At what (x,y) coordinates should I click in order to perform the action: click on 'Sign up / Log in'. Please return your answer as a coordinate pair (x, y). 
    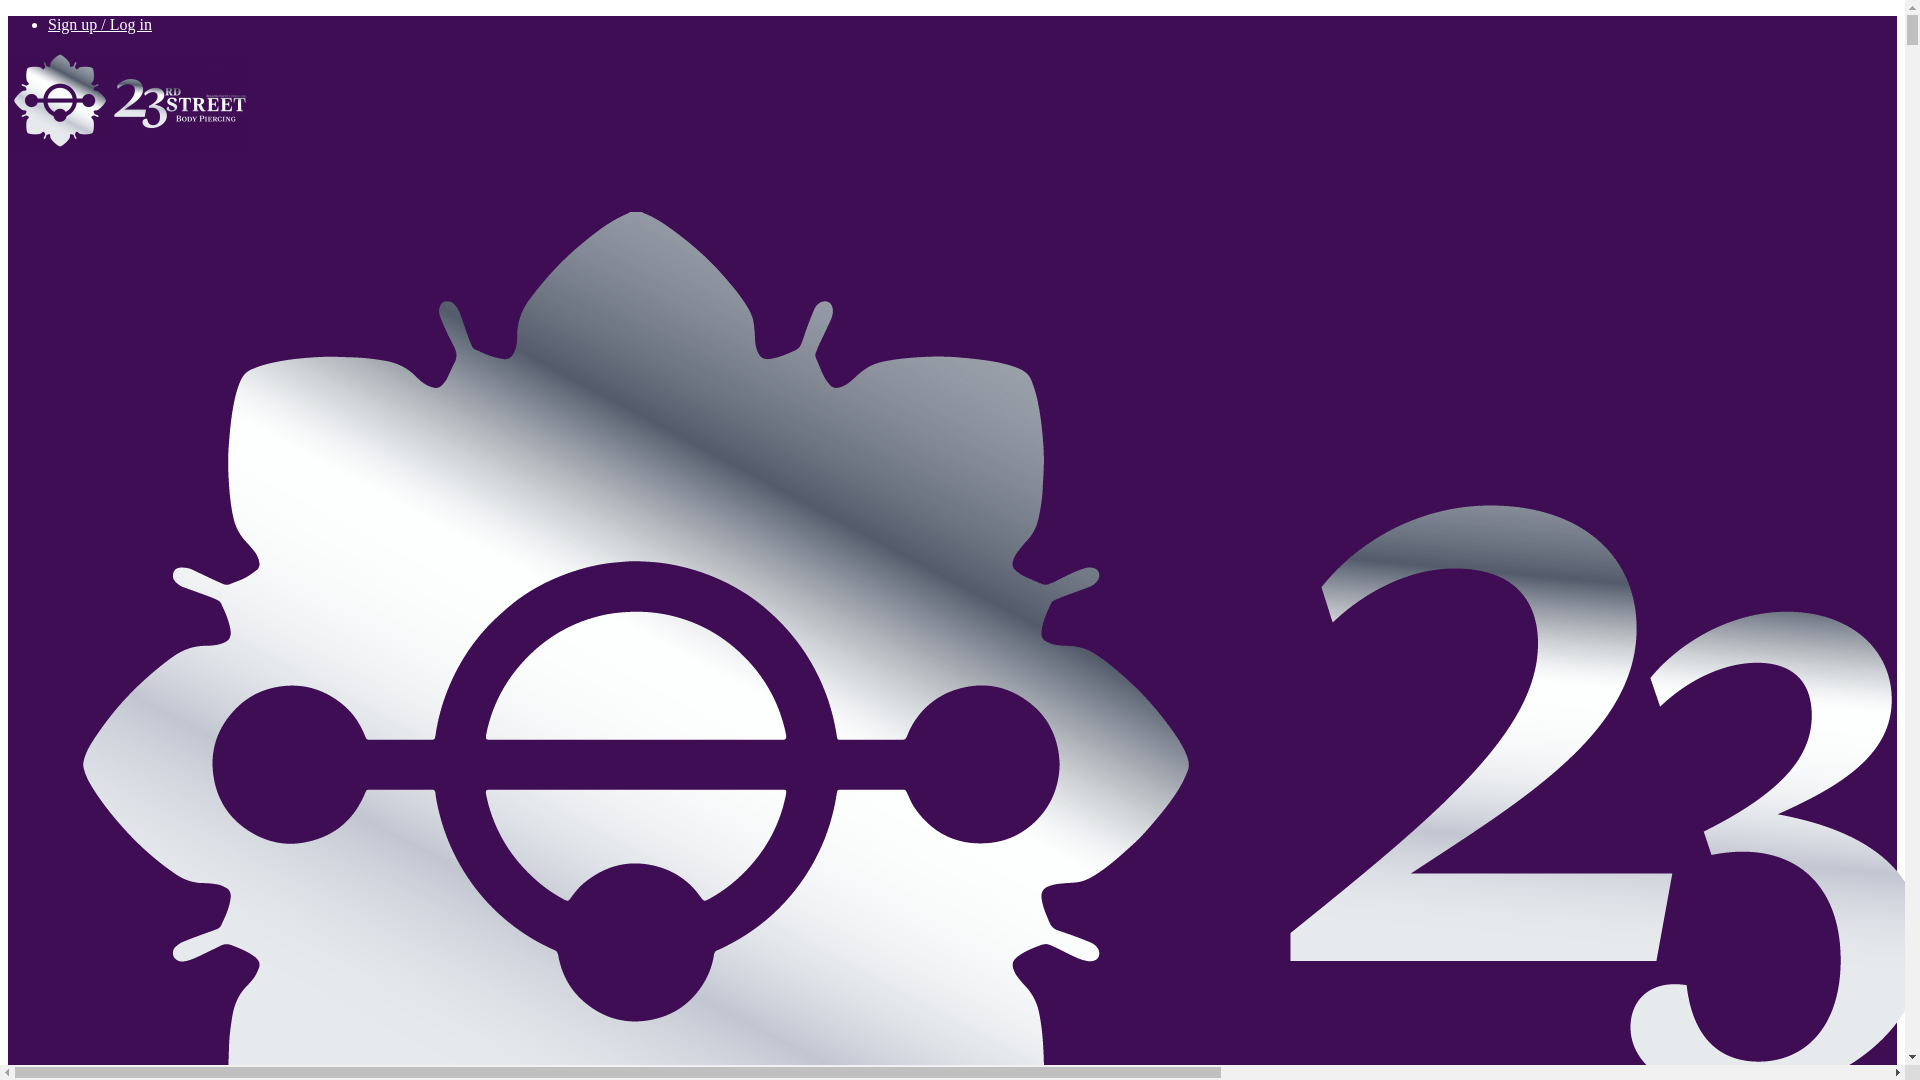
    Looking at the image, I should click on (99, 24).